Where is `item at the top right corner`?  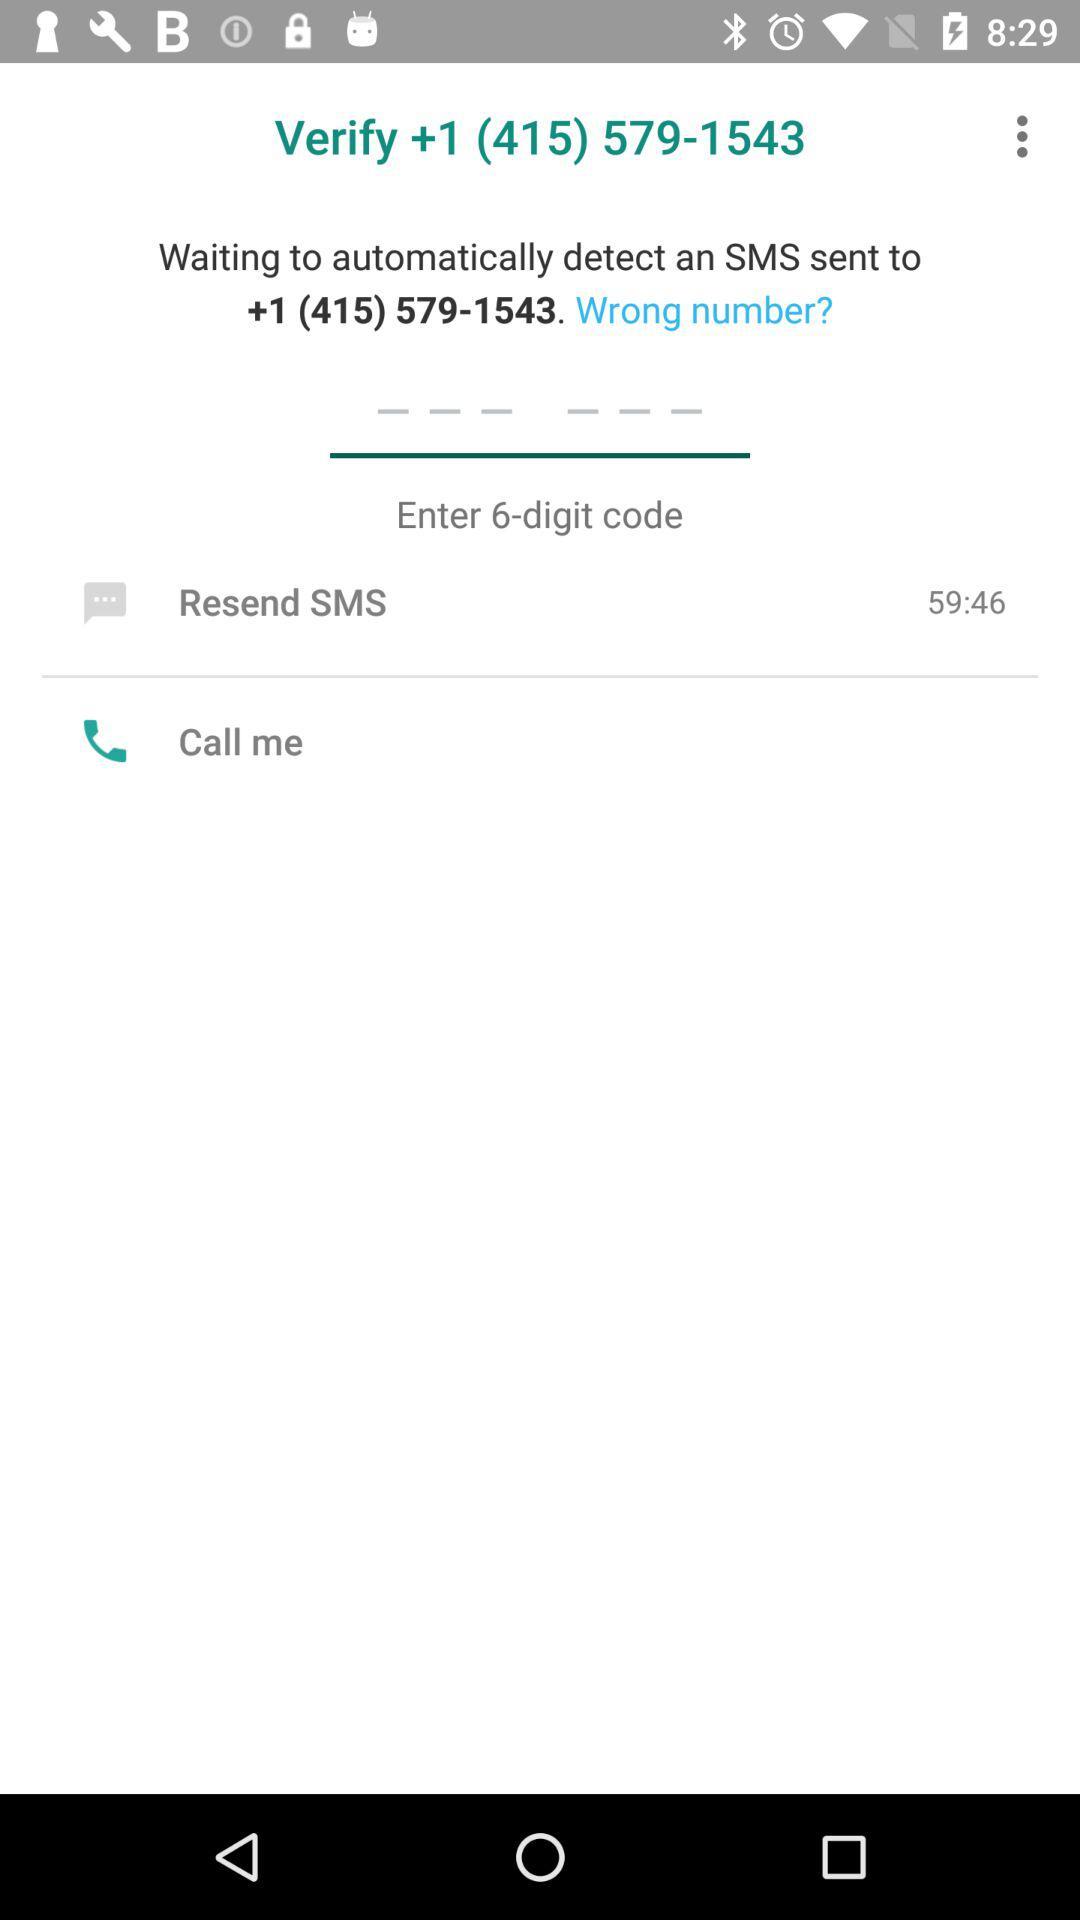
item at the top right corner is located at coordinates (1027, 135).